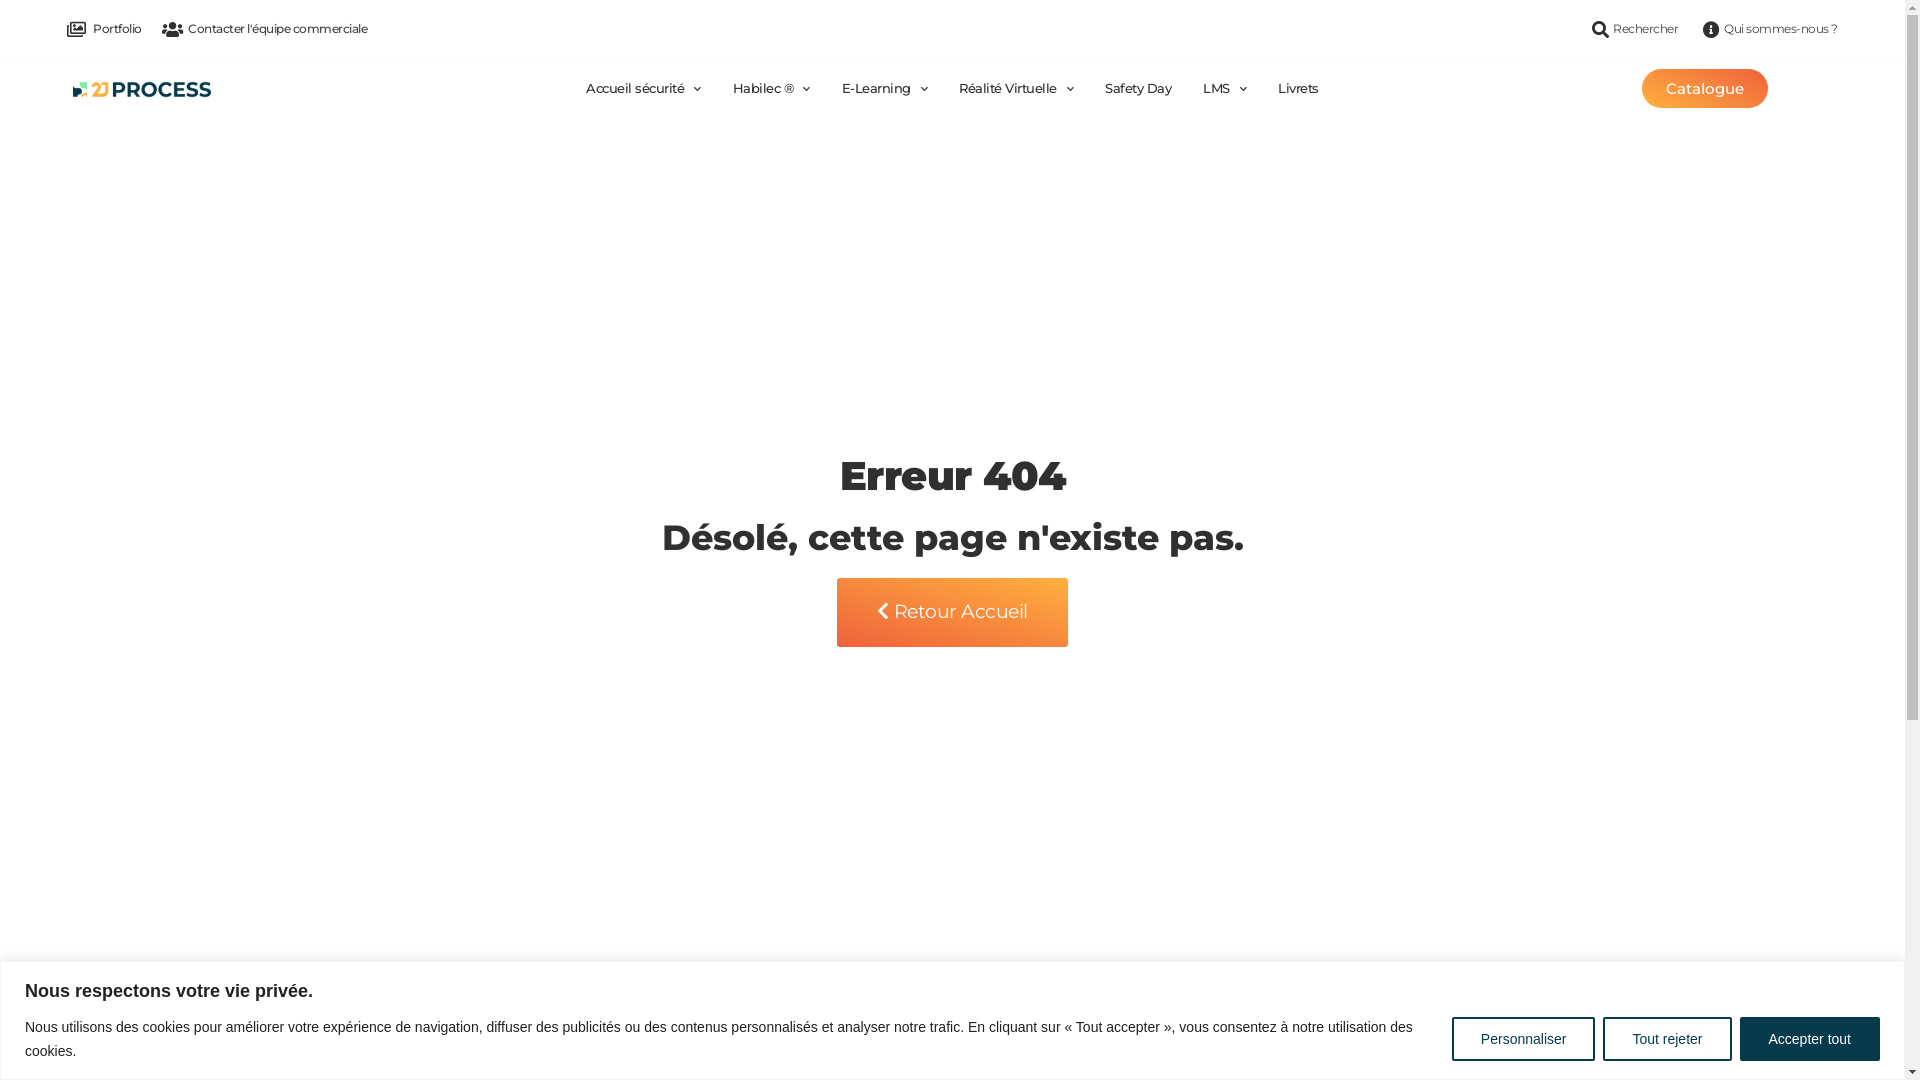 This screenshot has width=1920, height=1080. What do you see at coordinates (1810, 1036) in the screenshot?
I see `'Accepter tout'` at bounding box center [1810, 1036].